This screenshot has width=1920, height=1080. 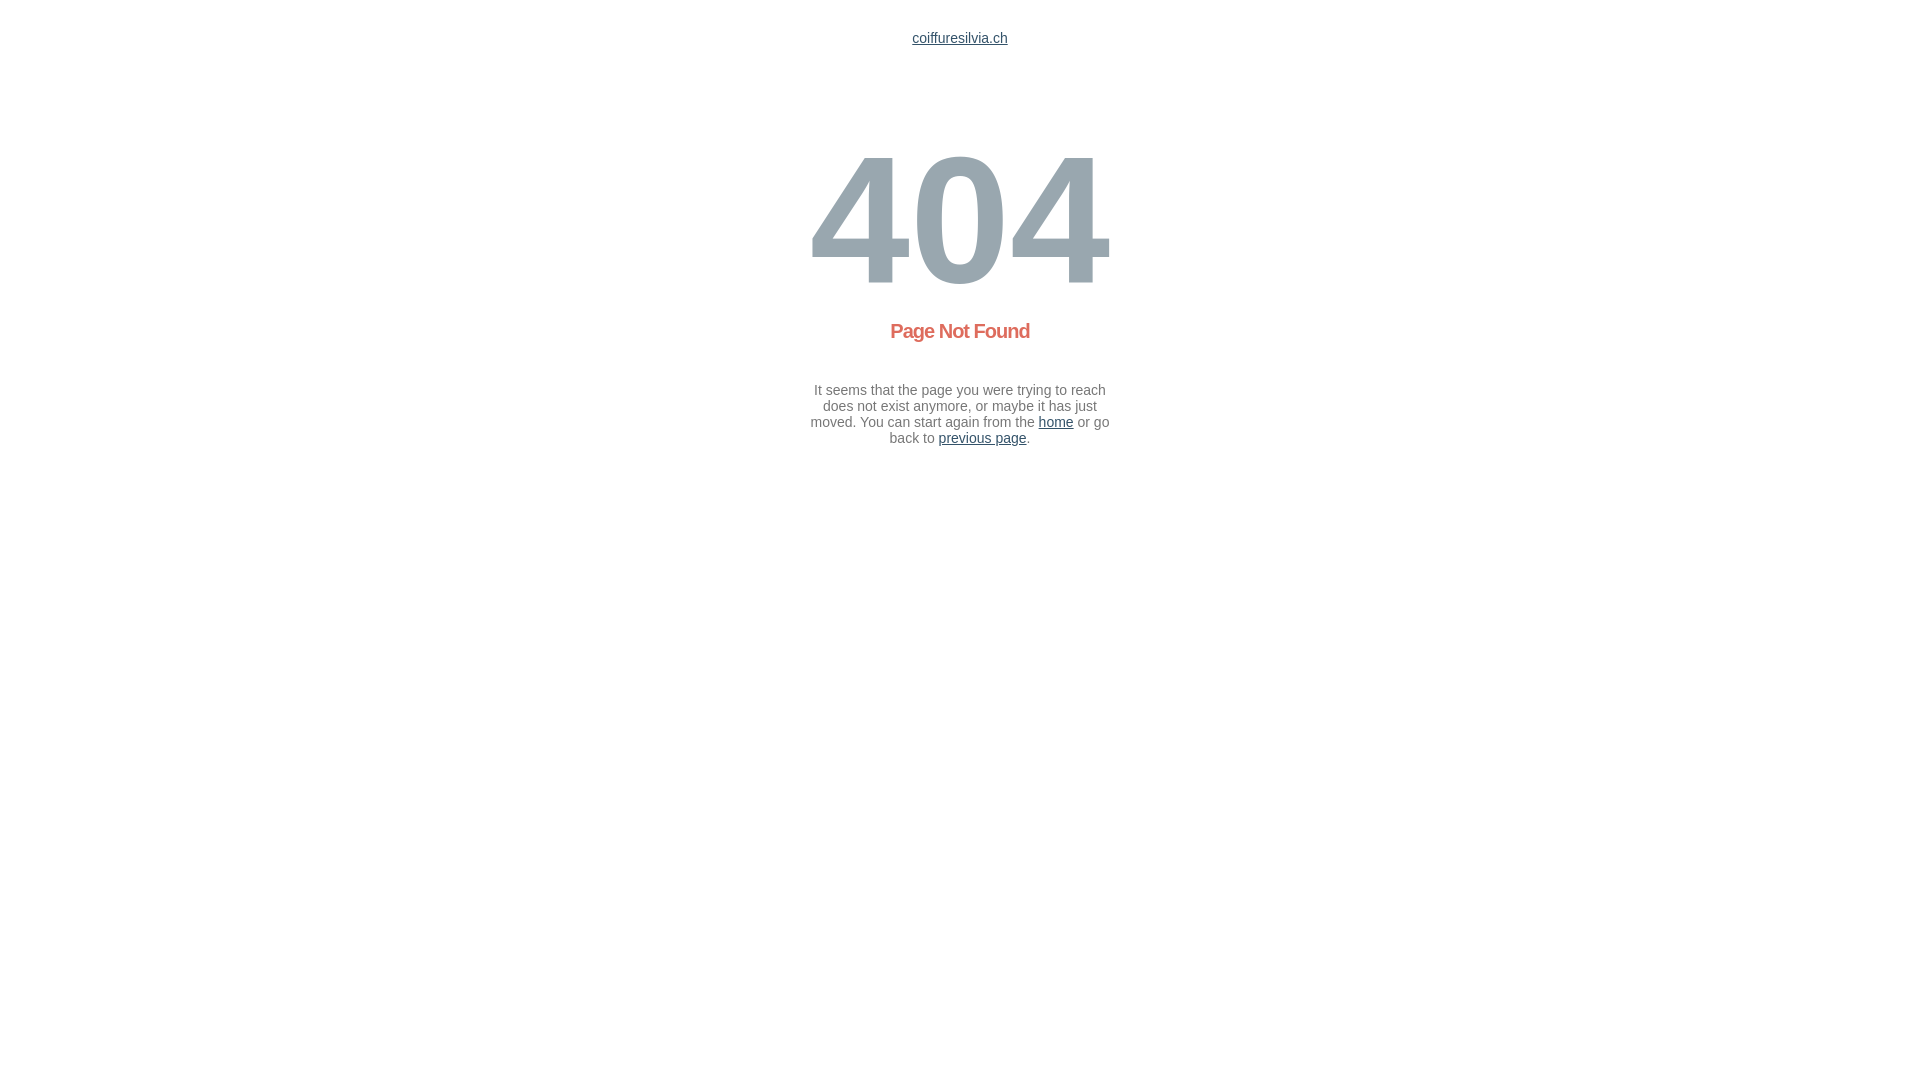 What do you see at coordinates (1038, 420) in the screenshot?
I see `'home'` at bounding box center [1038, 420].